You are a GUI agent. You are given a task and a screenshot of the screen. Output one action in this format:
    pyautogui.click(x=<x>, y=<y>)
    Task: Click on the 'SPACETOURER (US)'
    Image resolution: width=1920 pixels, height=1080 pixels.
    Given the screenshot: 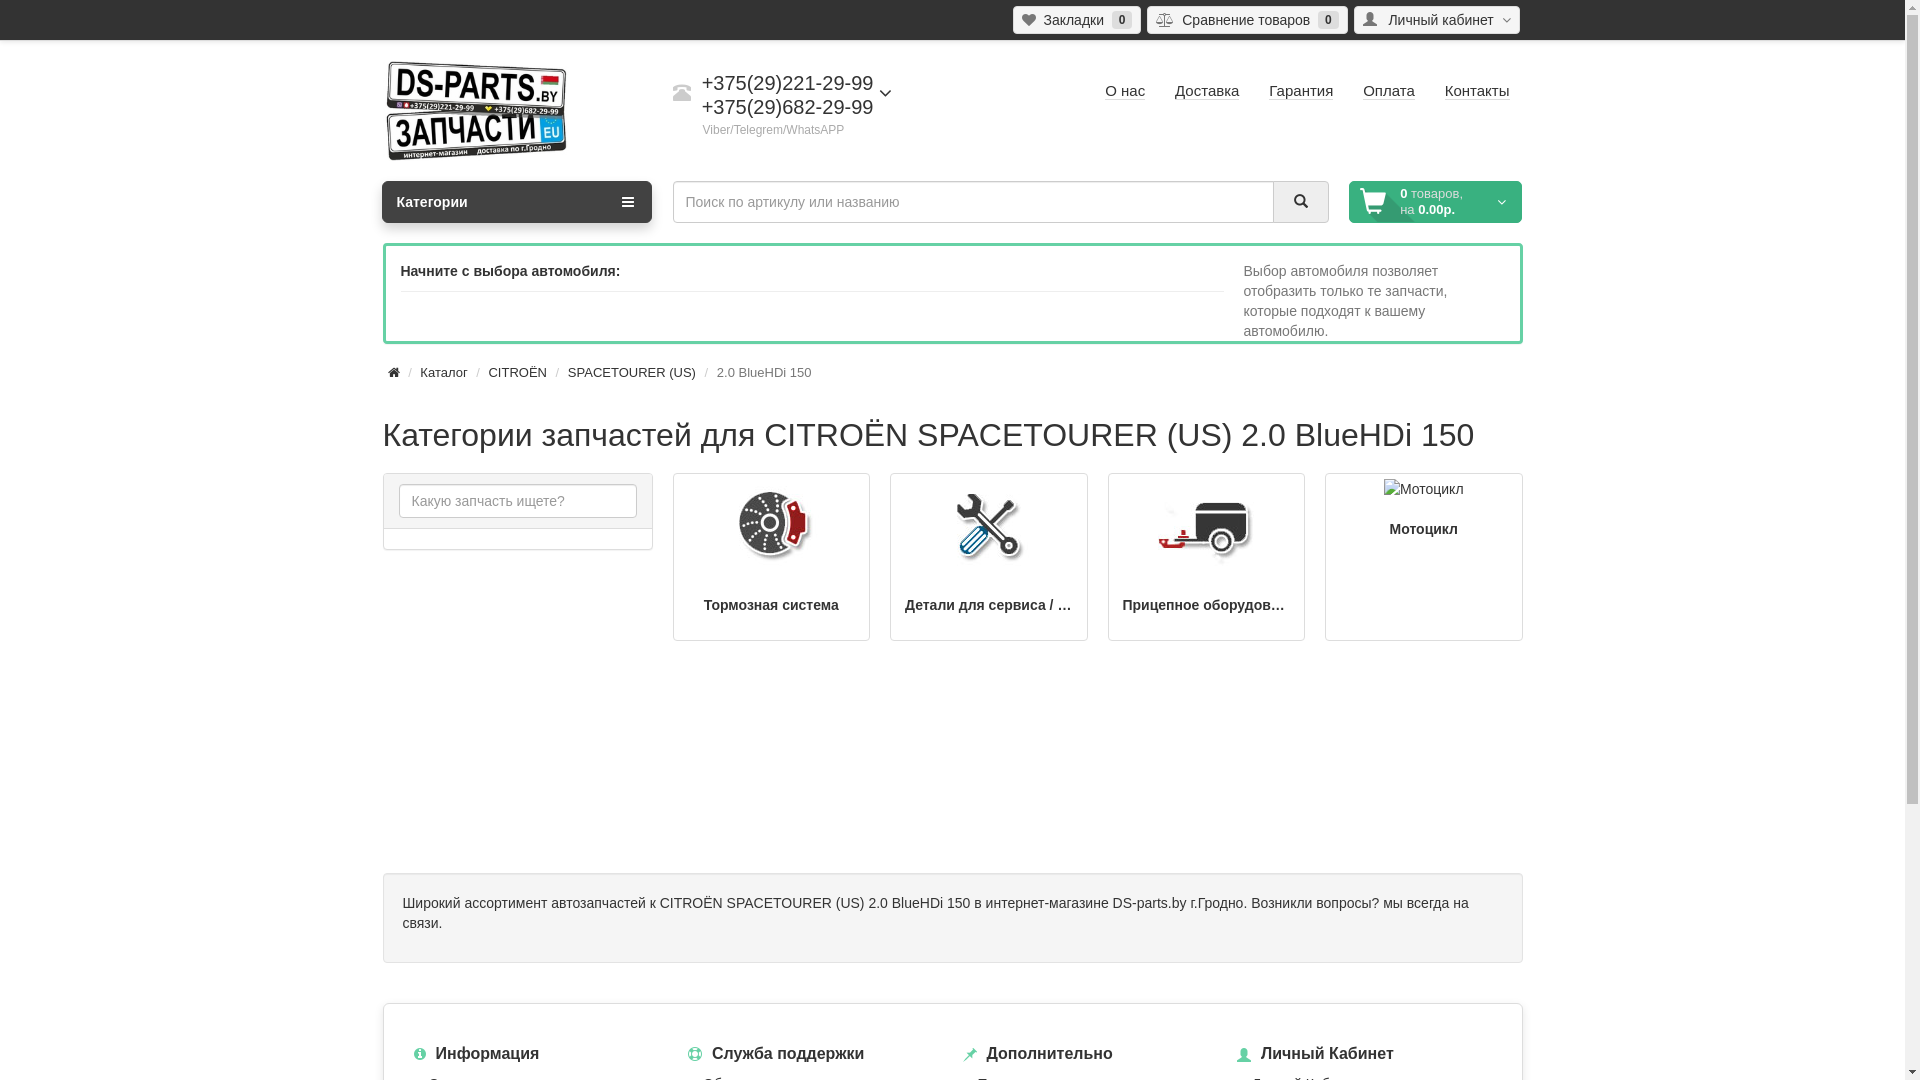 What is the action you would take?
    pyautogui.click(x=631, y=372)
    